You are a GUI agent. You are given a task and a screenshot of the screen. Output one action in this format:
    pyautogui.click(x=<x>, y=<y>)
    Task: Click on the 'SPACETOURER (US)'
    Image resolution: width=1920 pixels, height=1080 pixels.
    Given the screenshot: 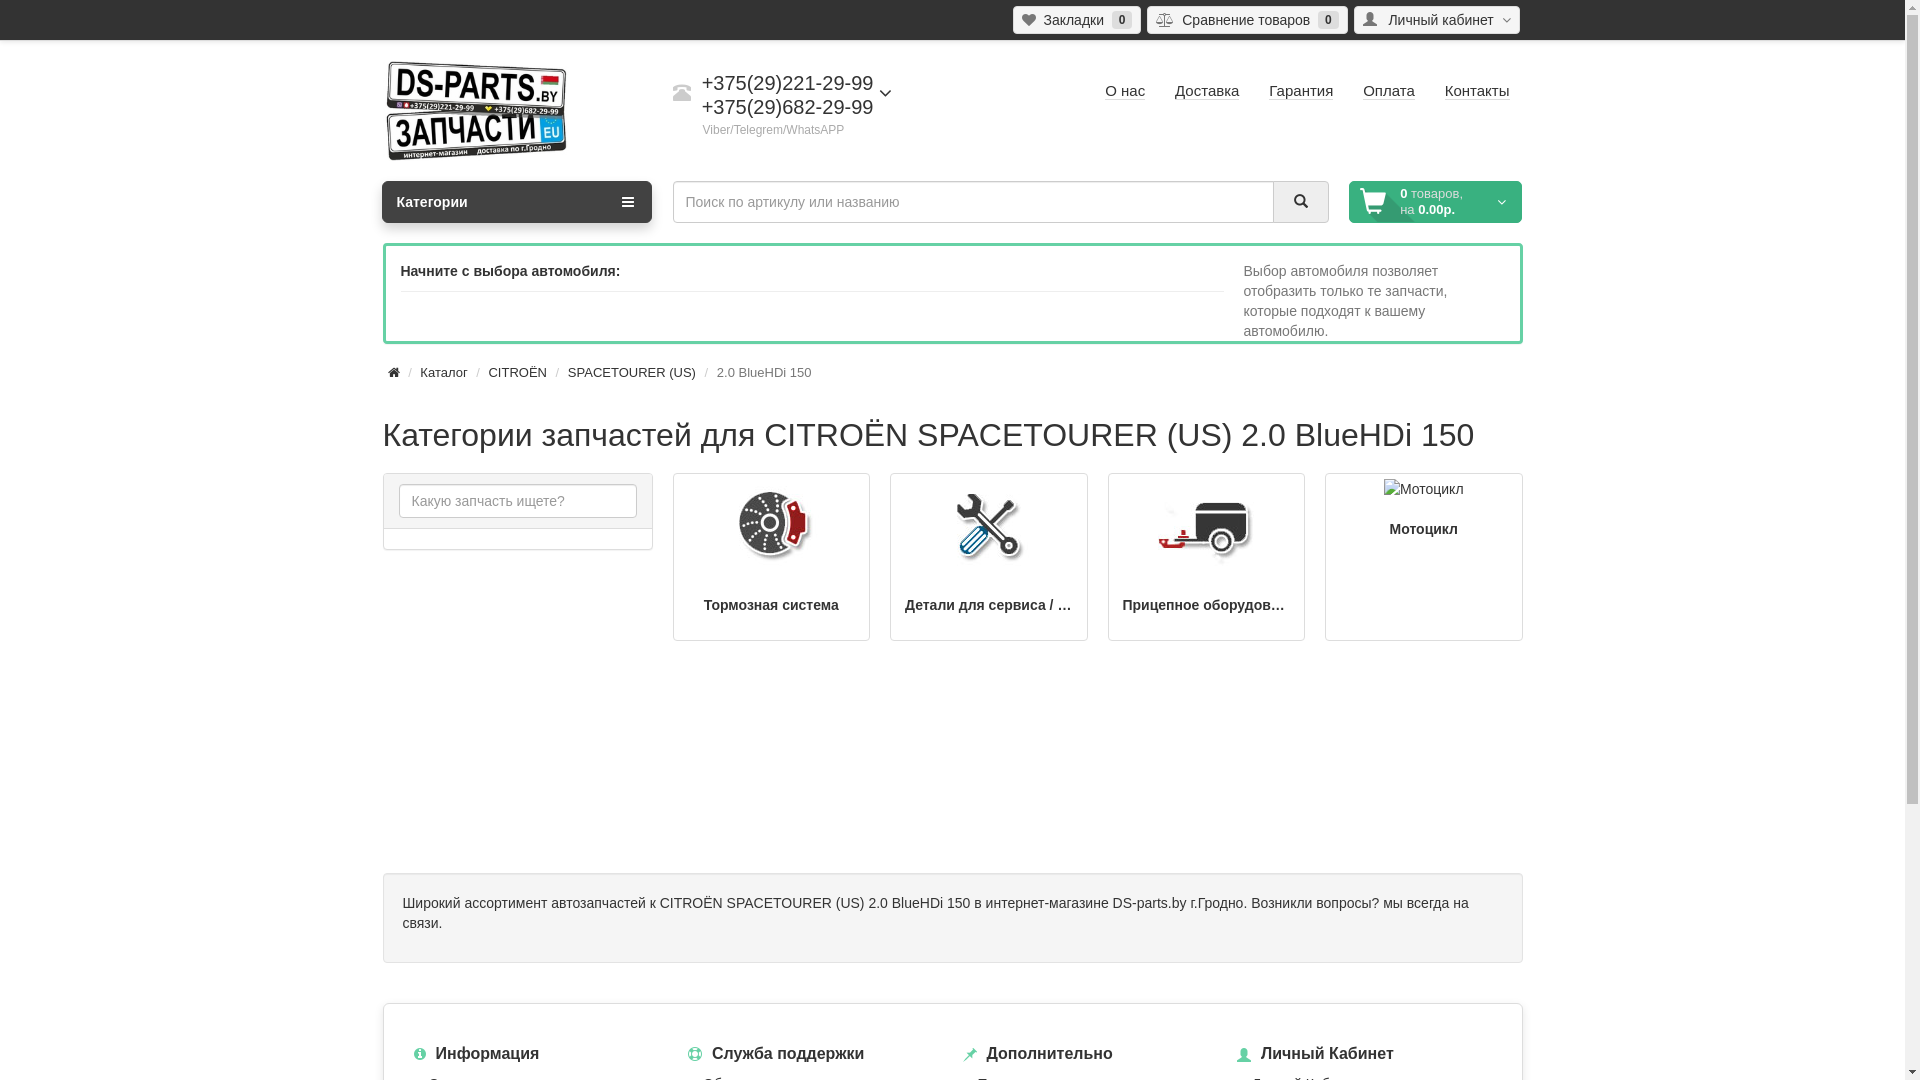 What is the action you would take?
    pyautogui.click(x=631, y=372)
    